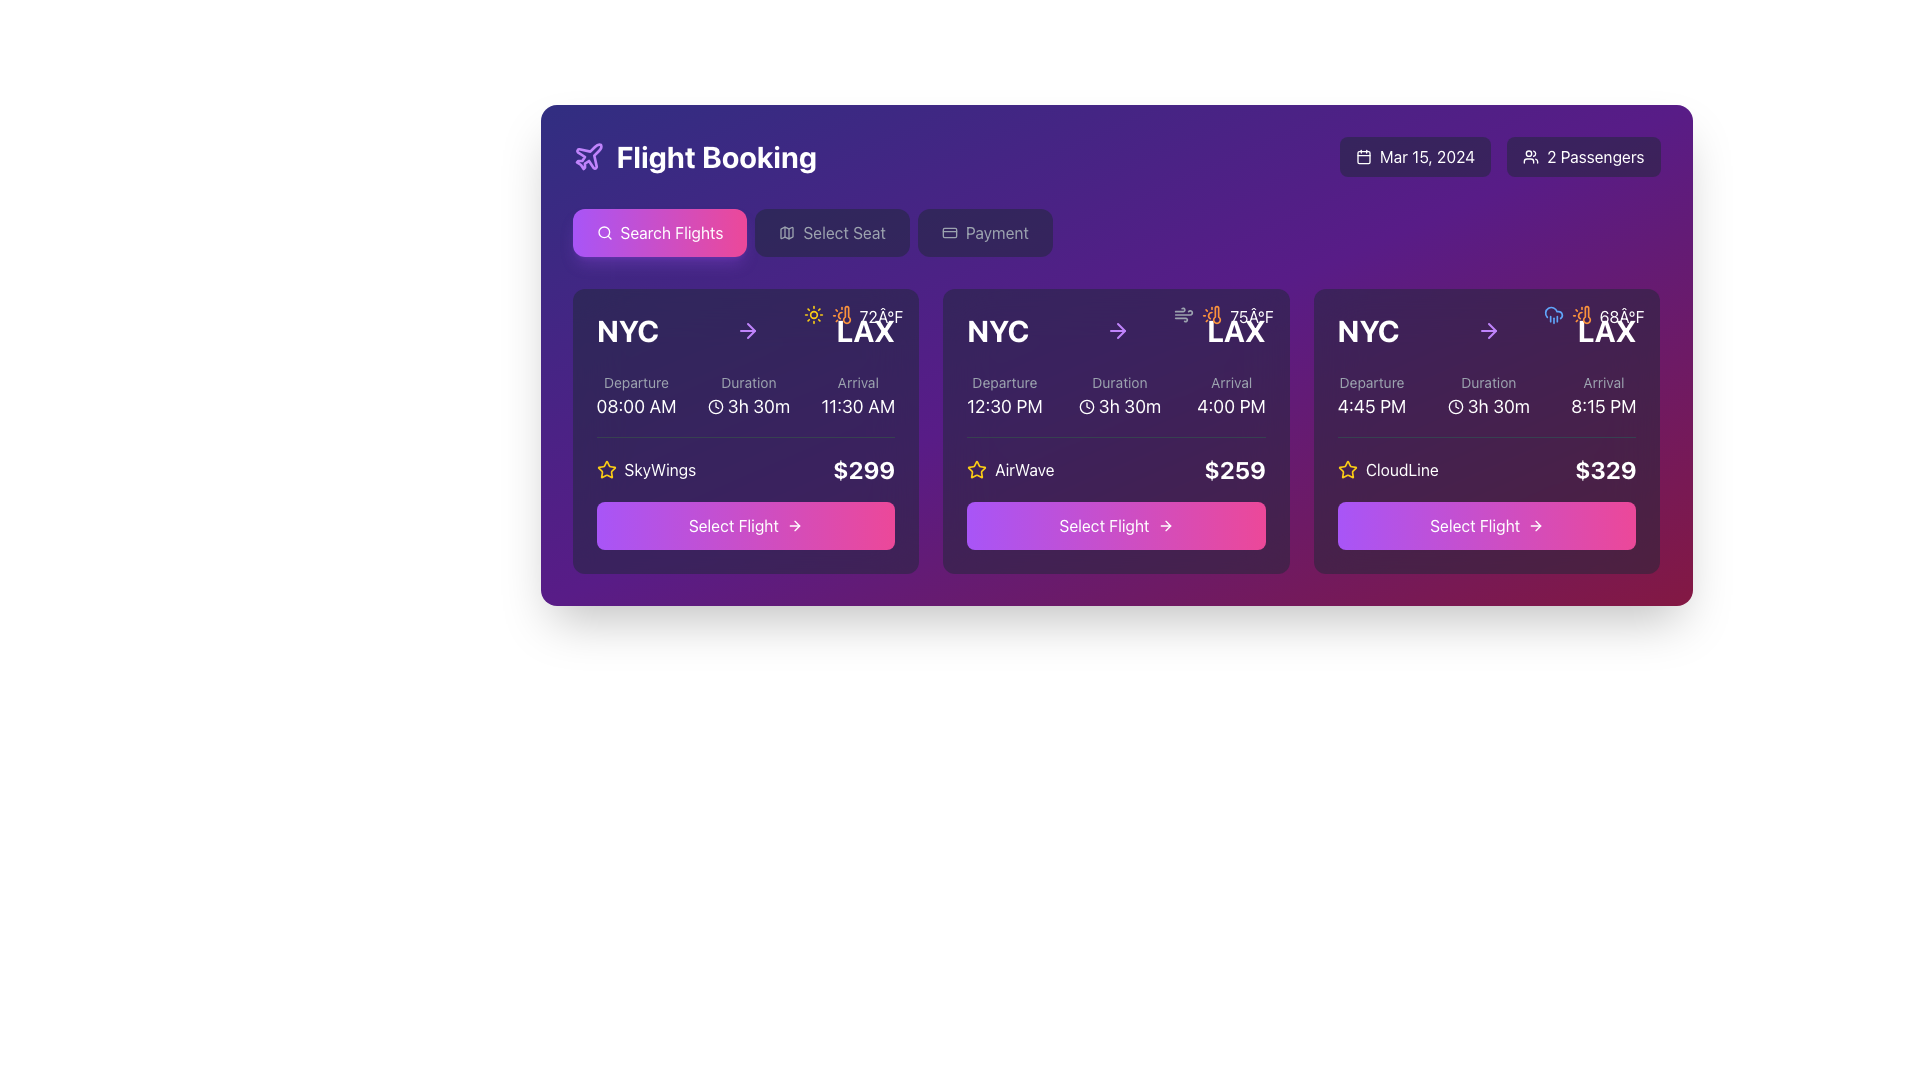  I want to click on the text label displaying 'LAX' in bold, extra-large font size and white color, which is part of a horizontal layout in the flight card interface, so click(1607, 330).